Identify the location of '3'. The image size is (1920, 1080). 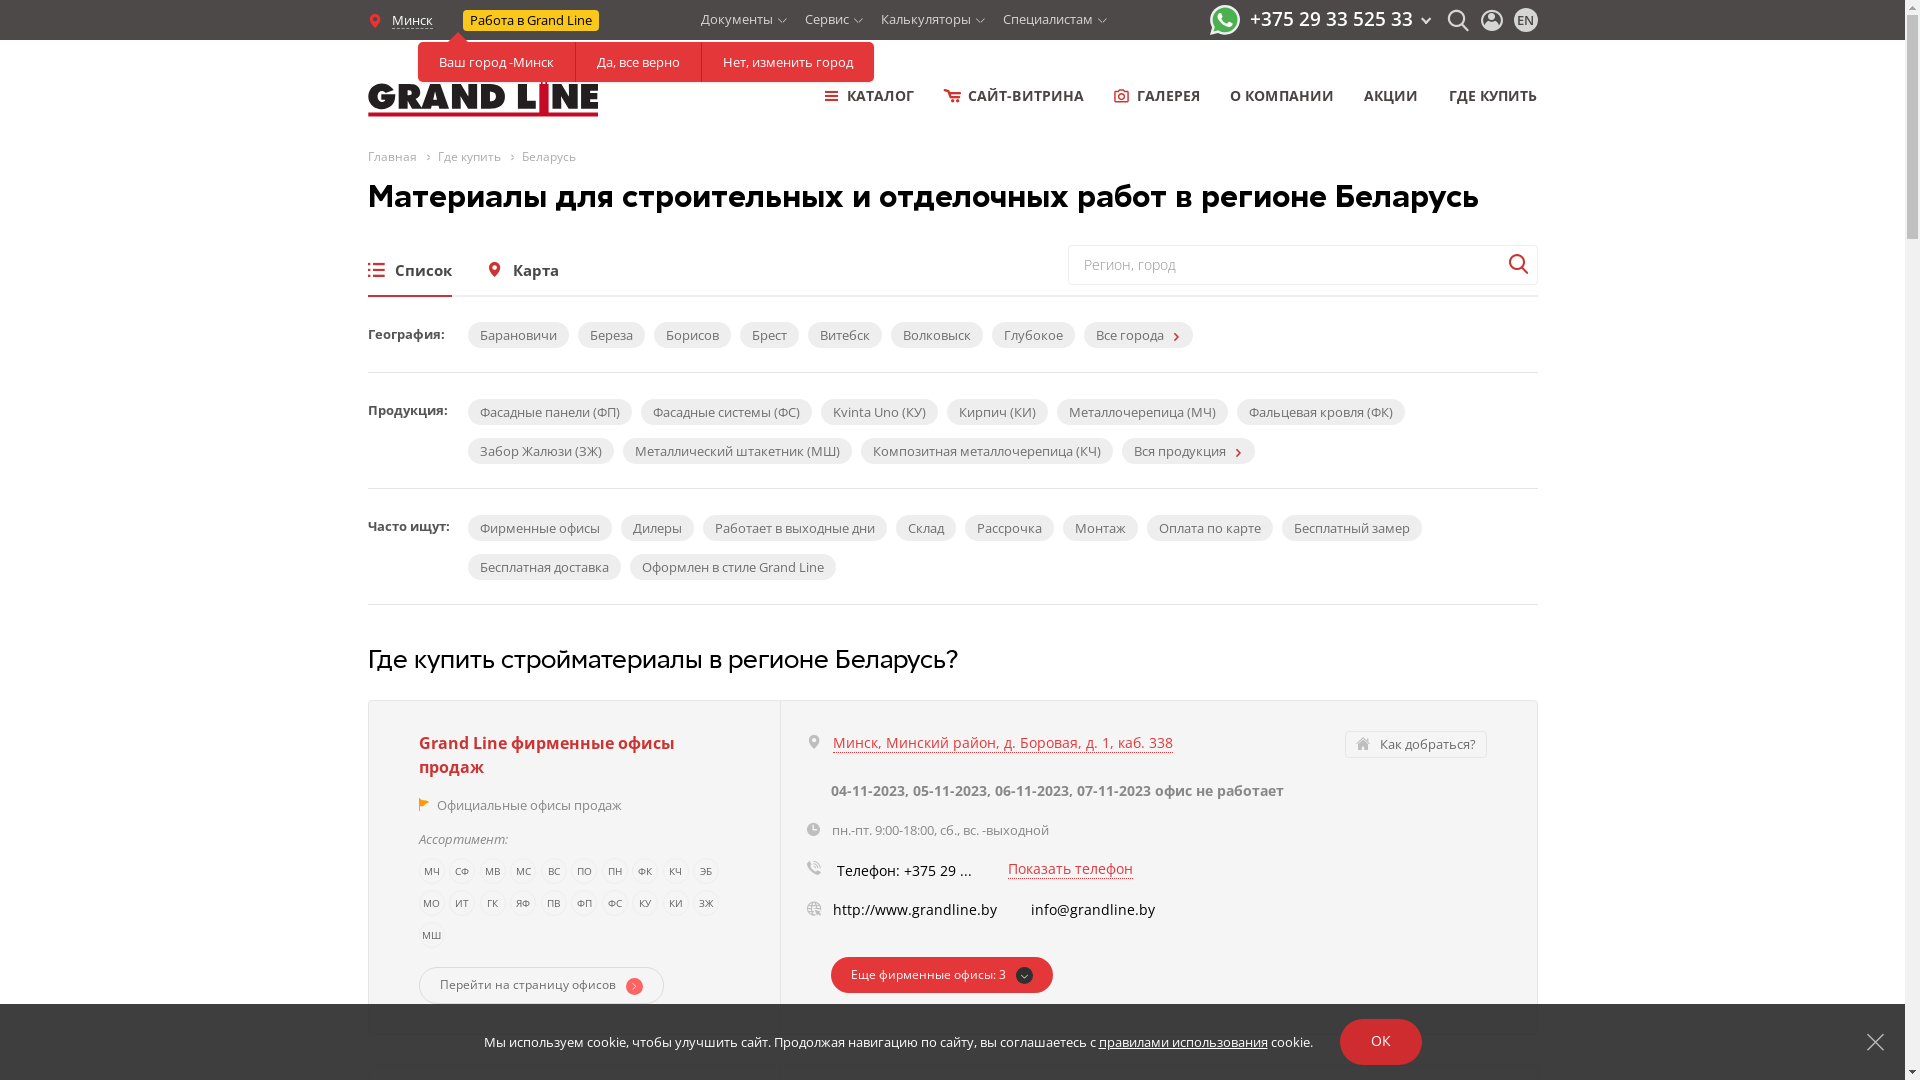
(939, 974).